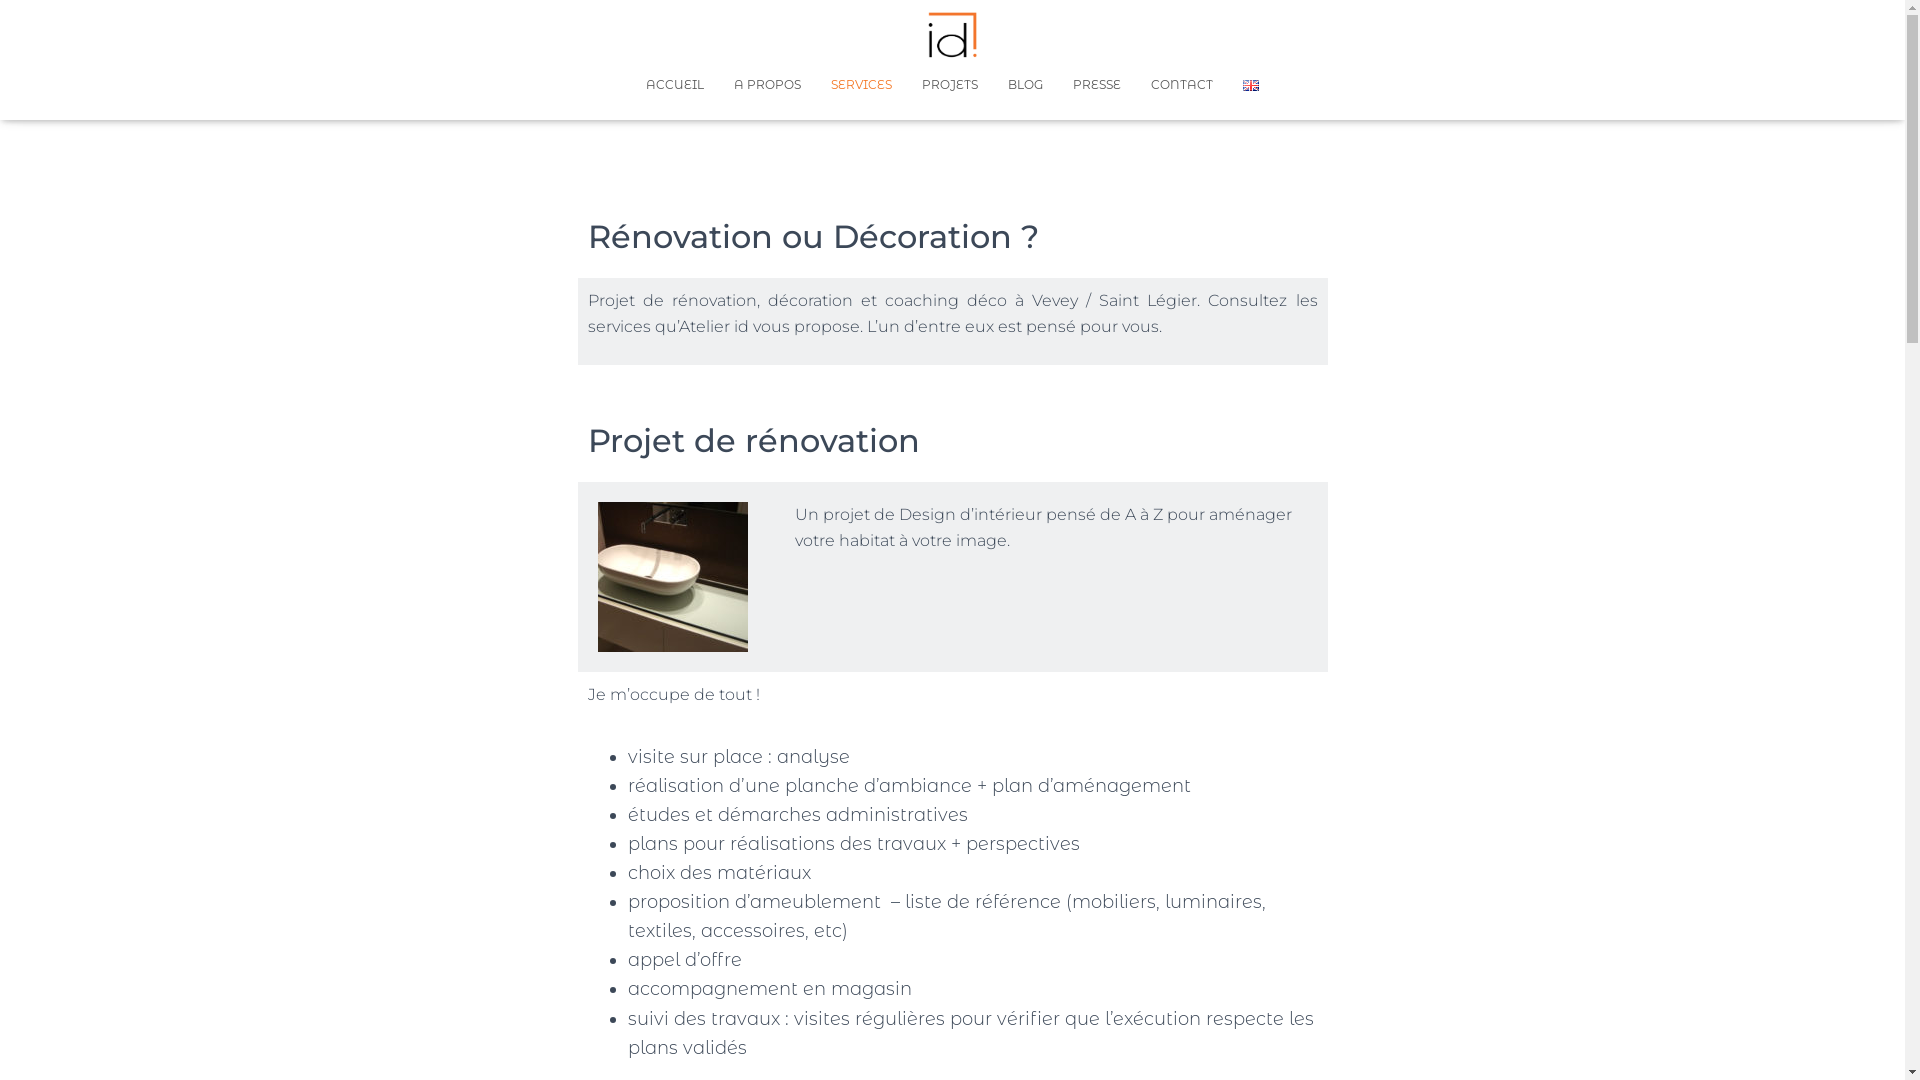 Image resolution: width=1920 pixels, height=1080 pixels. What do you see at coordinates (952, 34) in the screenshot?
I see `'Atelier id'` at bounding box center [952, 34].